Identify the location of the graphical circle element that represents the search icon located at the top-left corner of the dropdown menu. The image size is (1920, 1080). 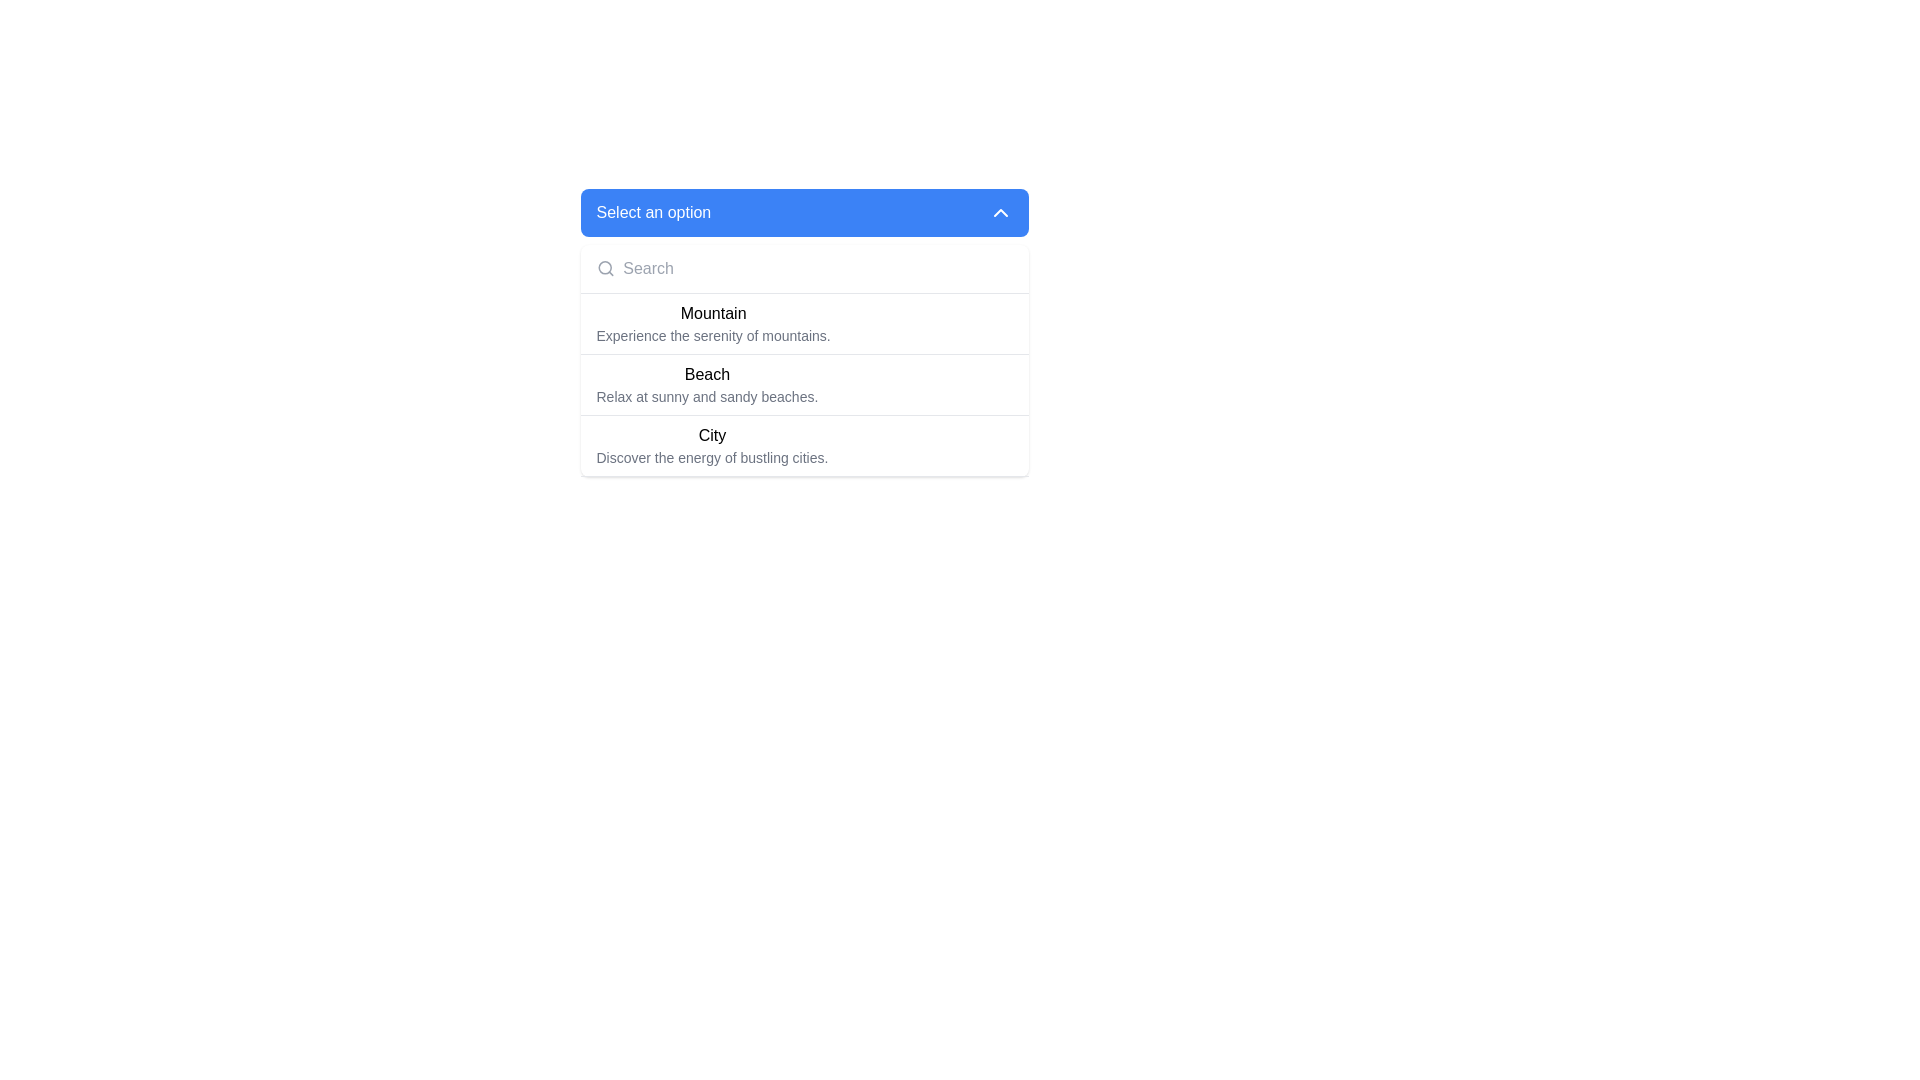
(603, 267).